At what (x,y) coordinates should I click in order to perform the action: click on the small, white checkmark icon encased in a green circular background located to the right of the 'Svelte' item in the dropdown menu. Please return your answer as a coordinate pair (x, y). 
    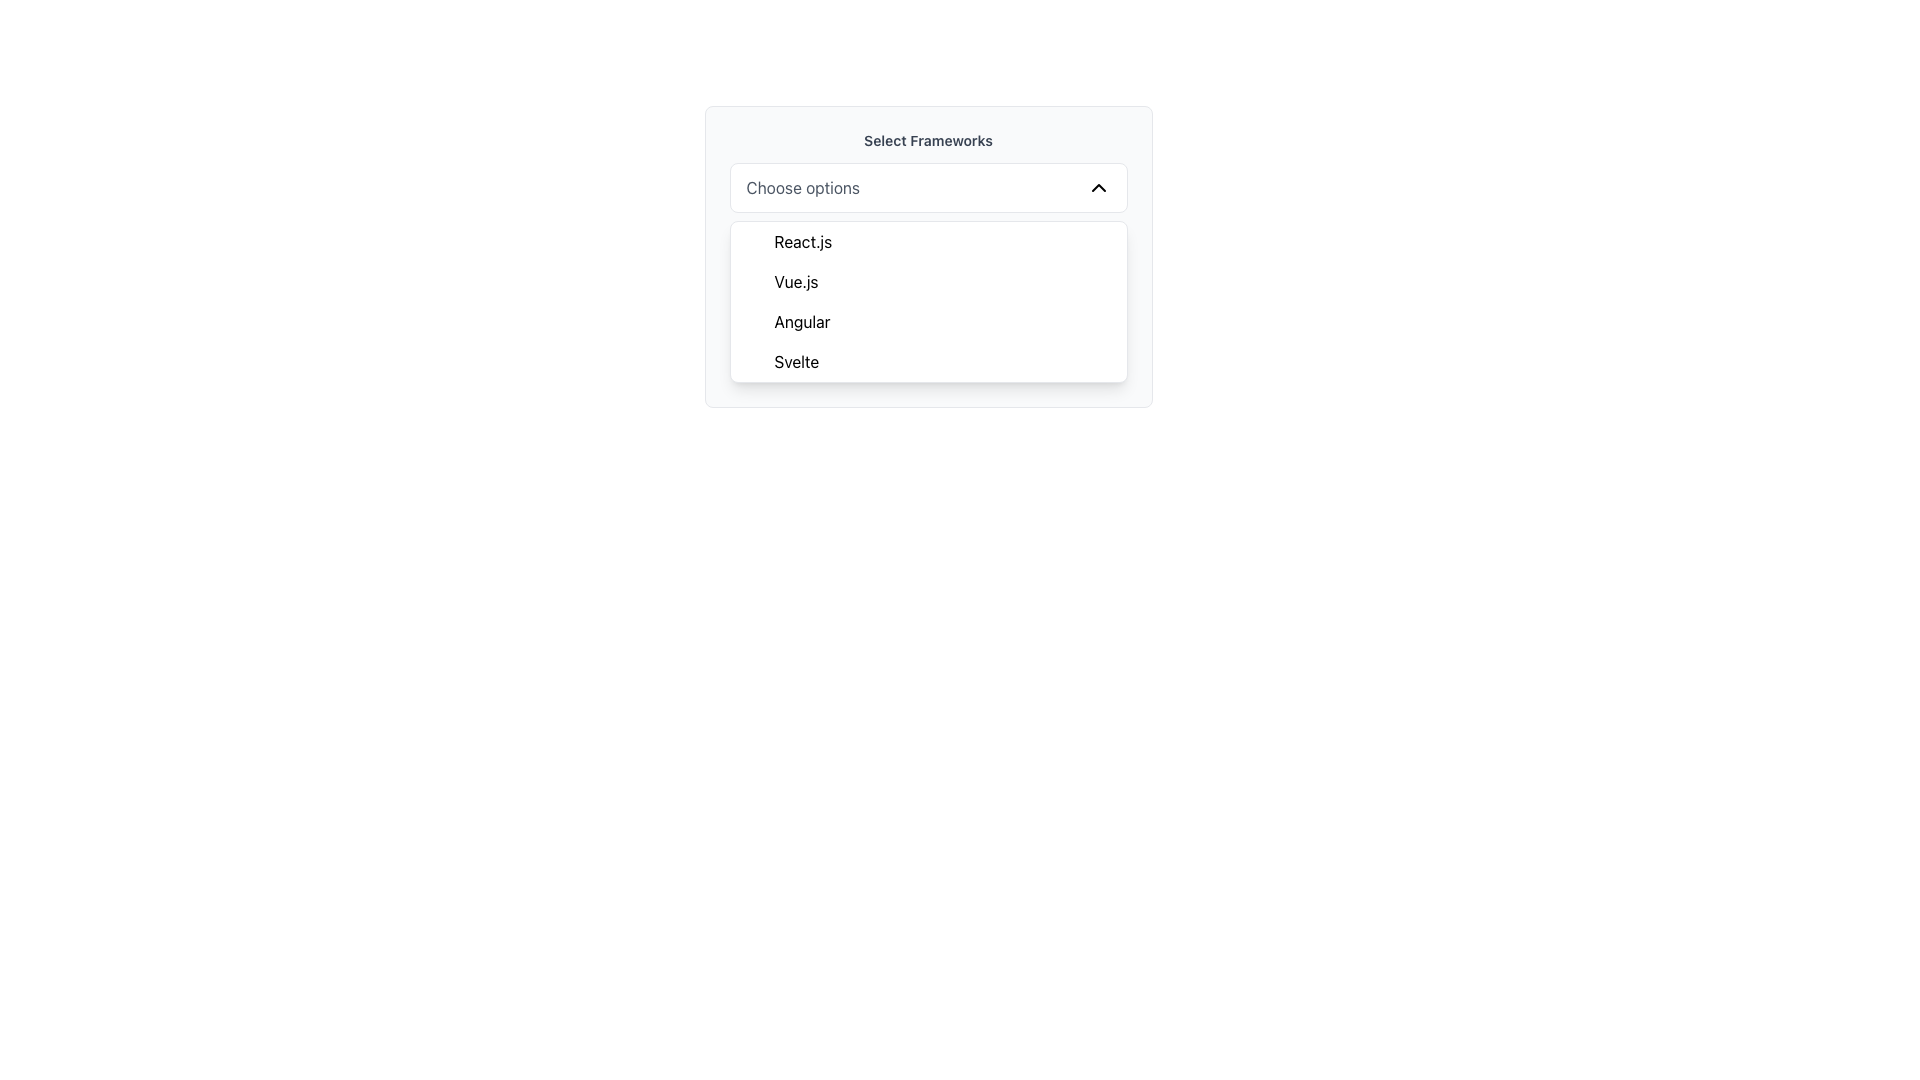
    Looking at the image, I should click on (755, 361).